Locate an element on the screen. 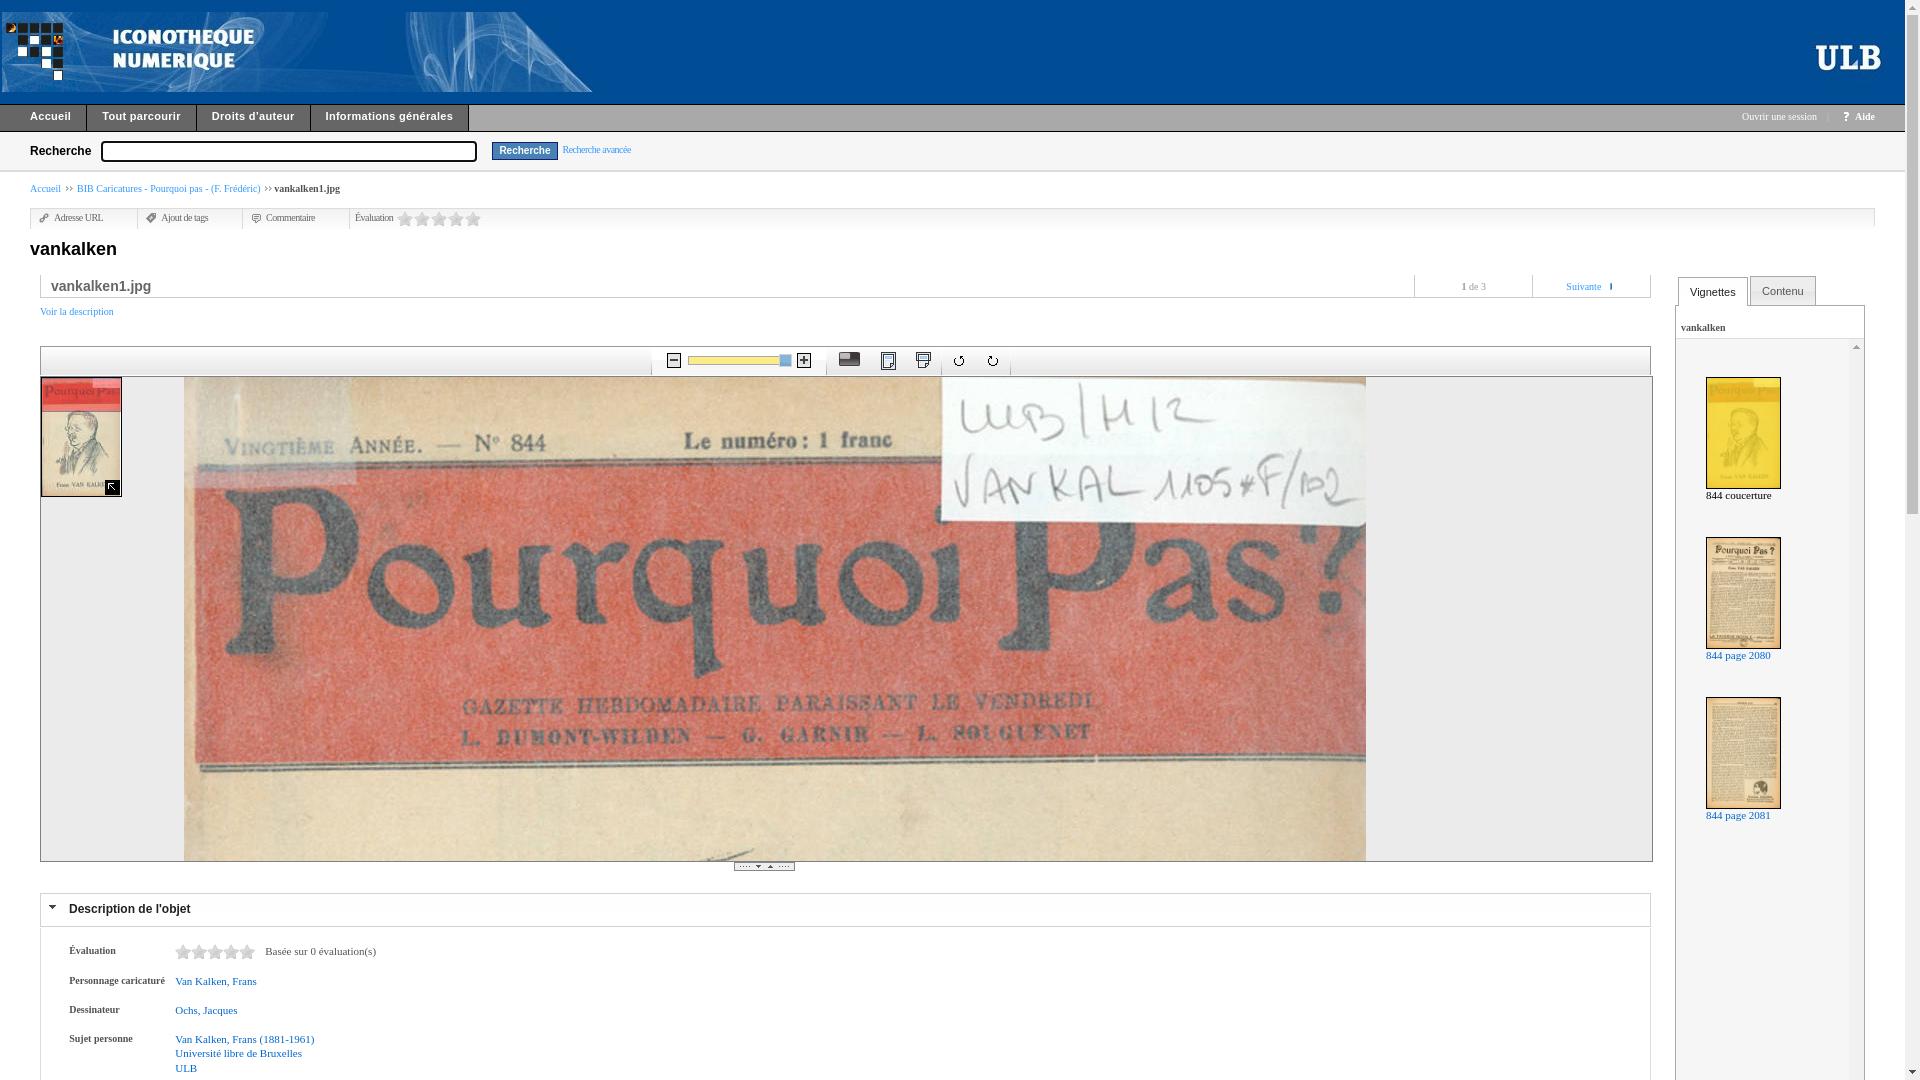  'ICONOTHEQUE NUMERIQUE' is located at coordinates (1, 50).